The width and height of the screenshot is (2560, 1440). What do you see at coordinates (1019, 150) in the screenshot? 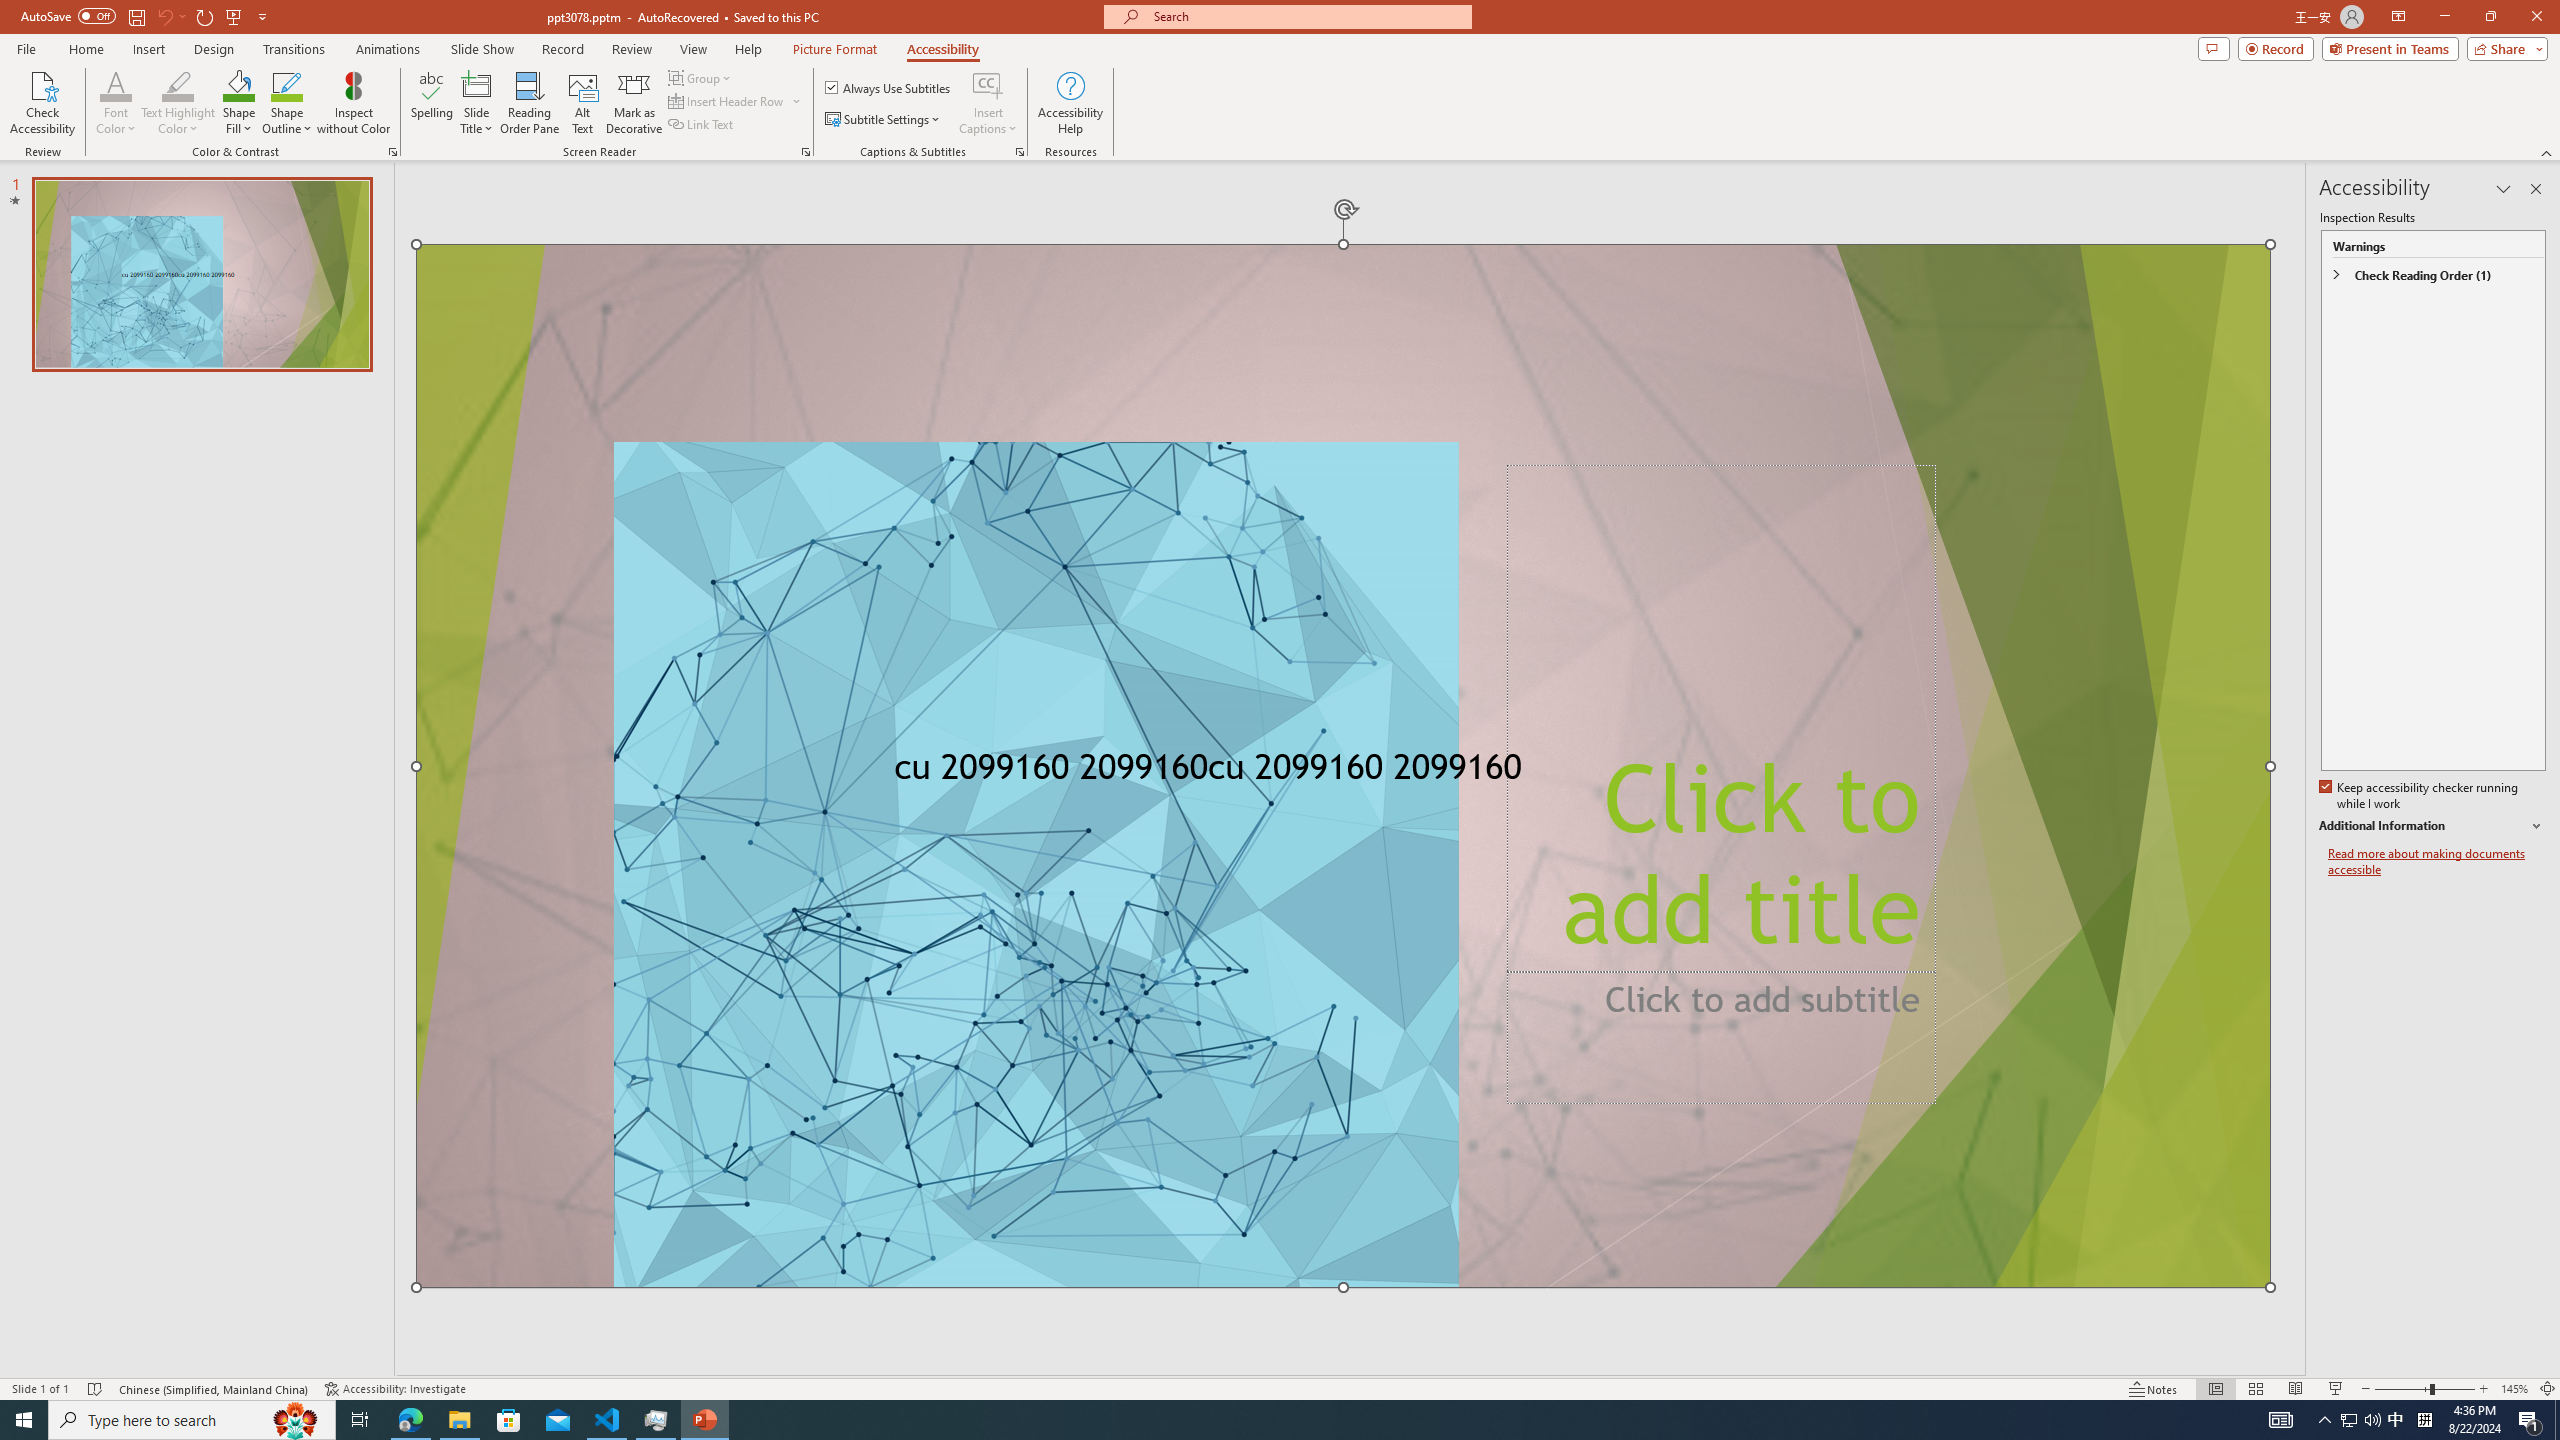
I see `'Captions & Subtitles'` at bounding box center [1019, 150].